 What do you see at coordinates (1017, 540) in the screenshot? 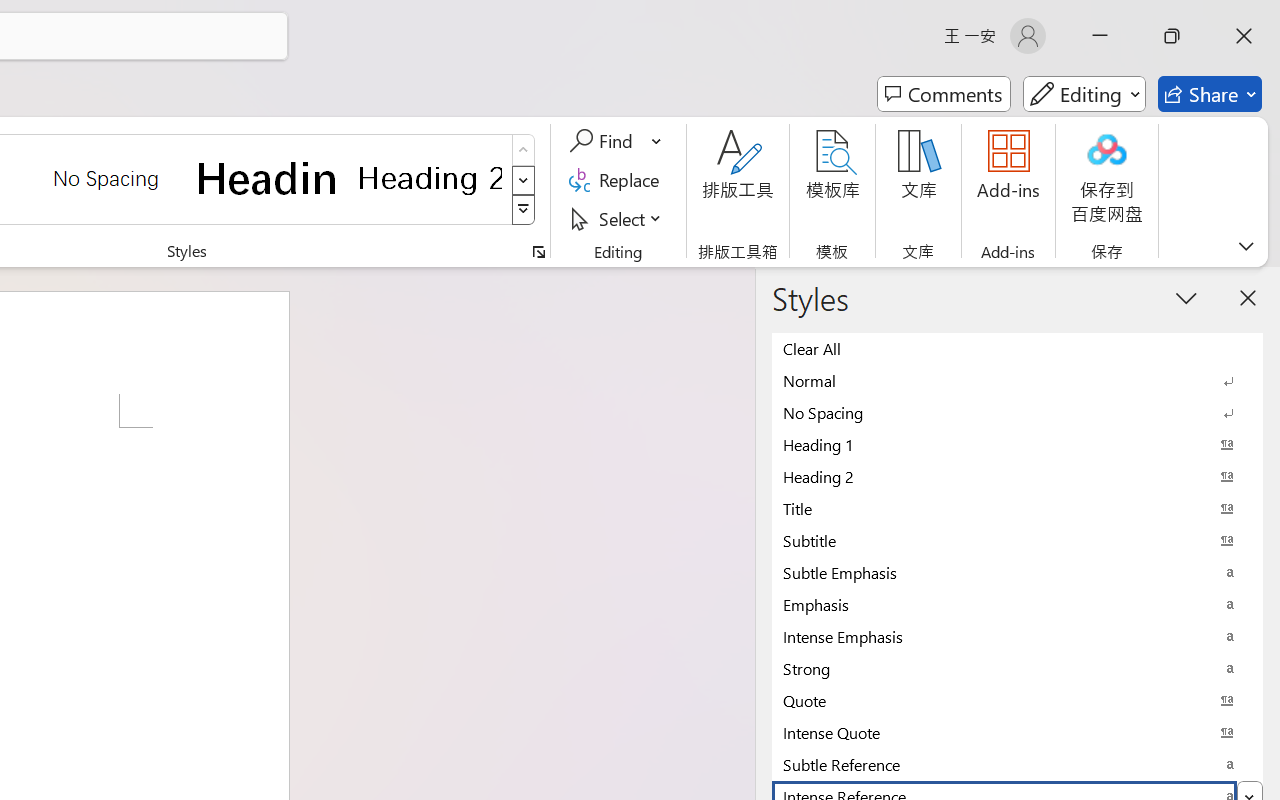
I see `'Subtitle'` at bounding box center [1017, 540].